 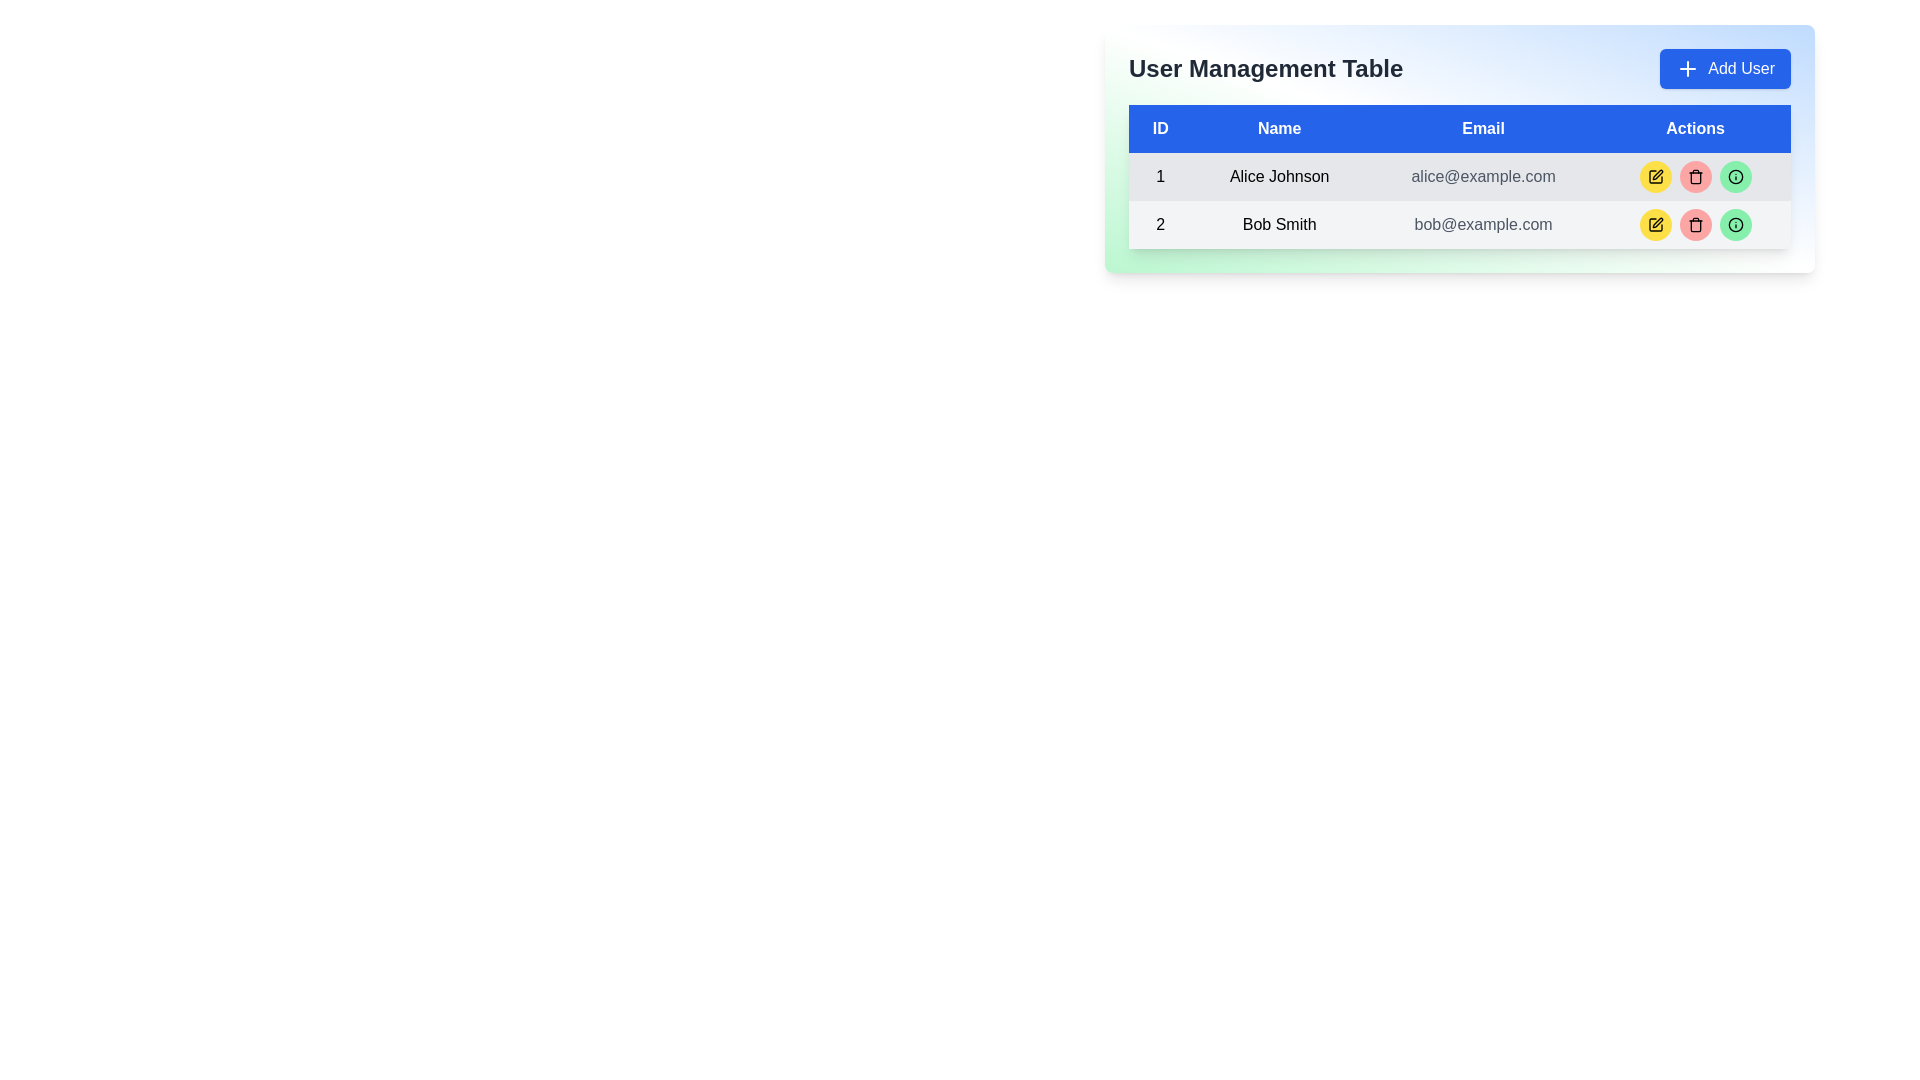 What do you see at coordinates (1734, 224) in the screenshot?
I see `the circular green icon with a black border and 'i' symbol in the 'Actions' column of the user management table, located next to the email 'bob@example.com'` at bounding box center [1734, 224].